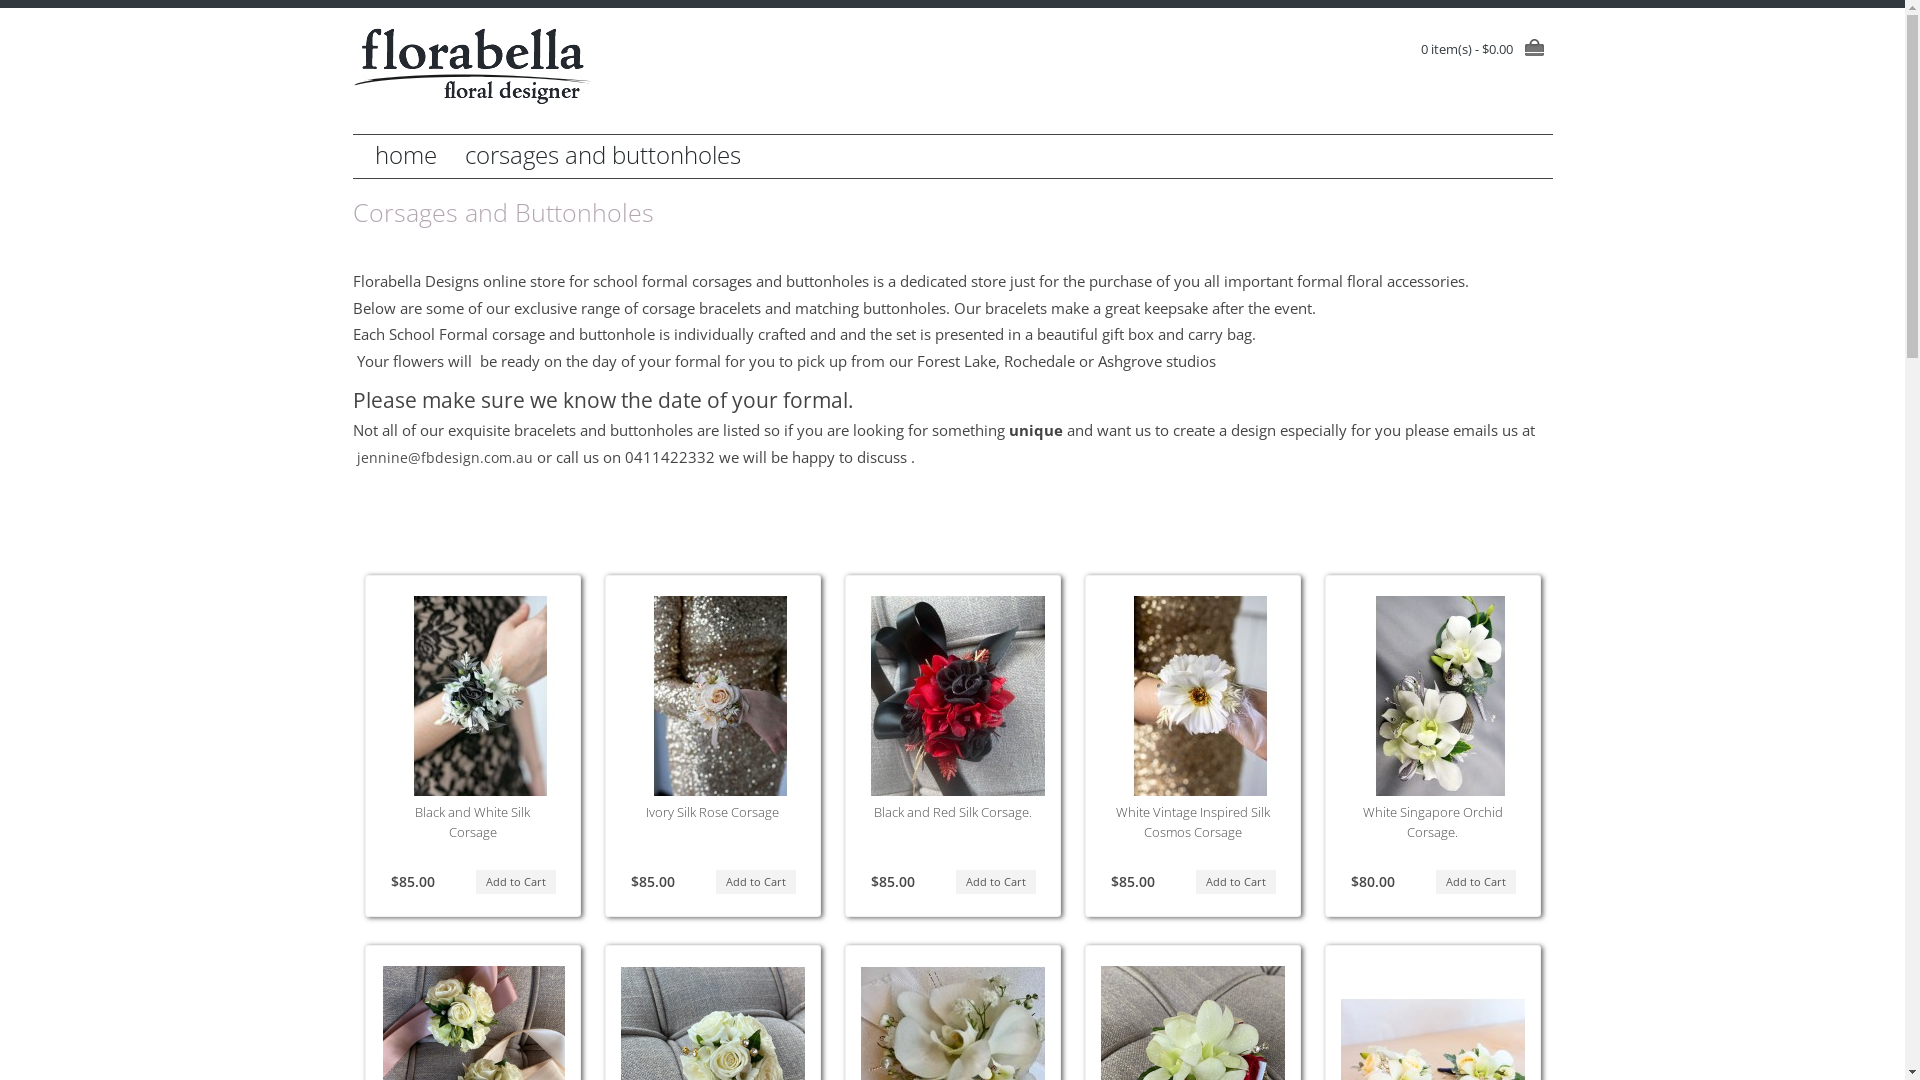  What do you see at coordinates (413, 821) in the screenshot?
I see `'Black and White Silk Corsage'` at bounding box center [413, 821].